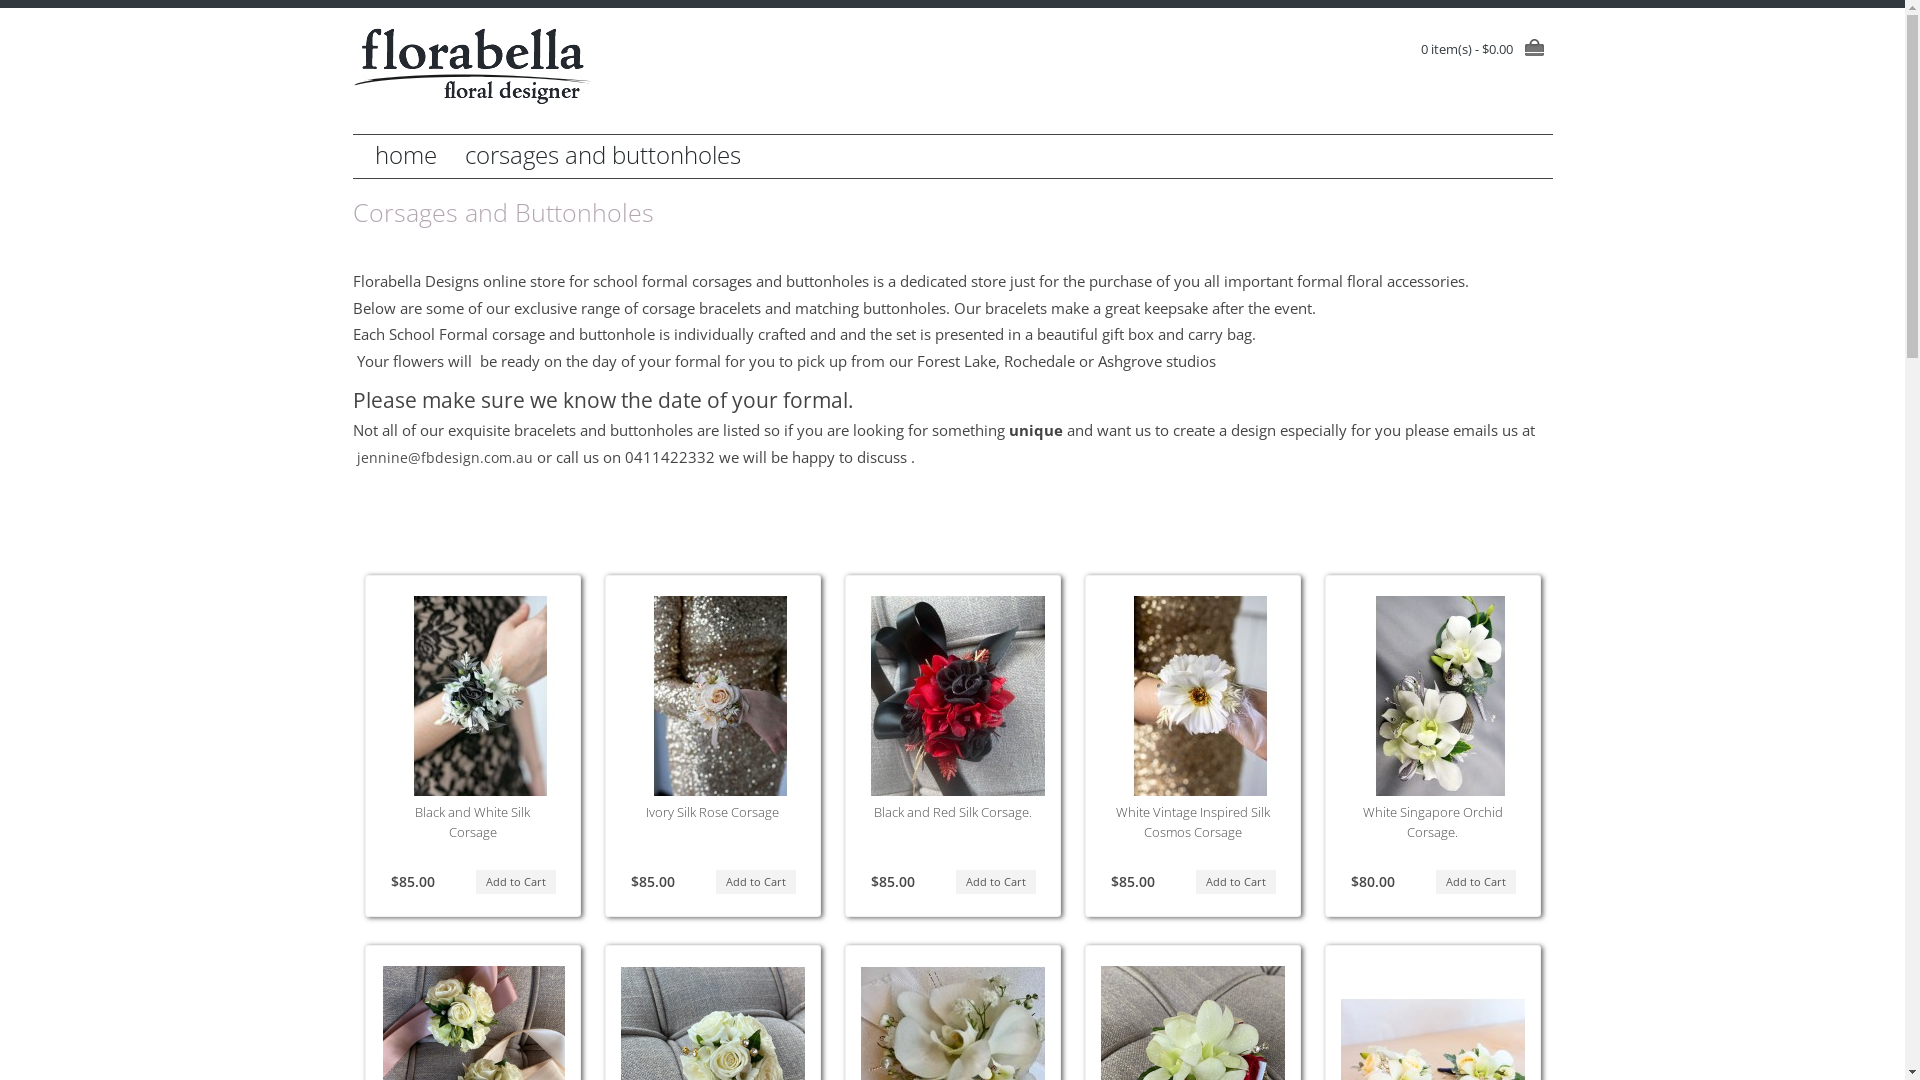  What do you see at coordinates (413, 821) in the screenshot?
I see `'Black and White Silk Corsage'` at bounding box center [413, 821].